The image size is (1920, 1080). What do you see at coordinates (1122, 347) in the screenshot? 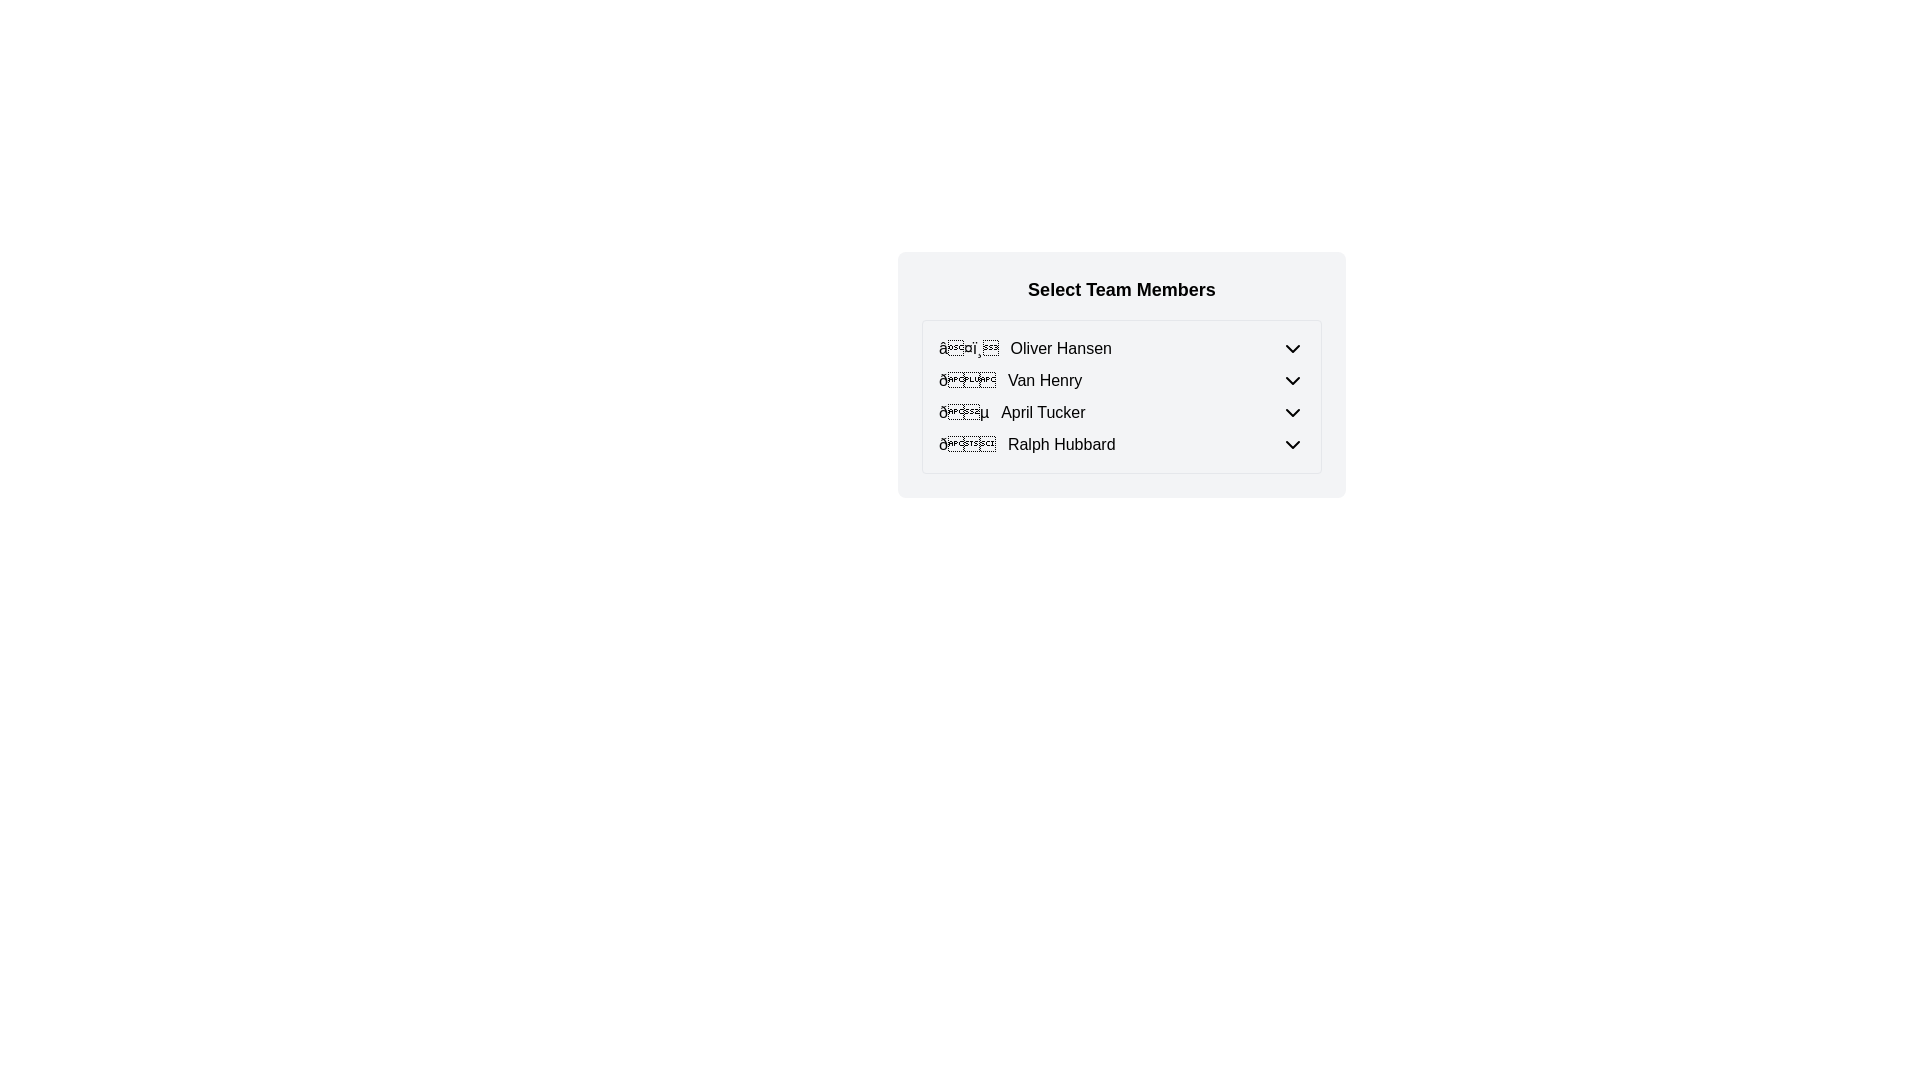
I see `to select the 'Oliver Hansen' entry in the dropdown list of team members` at bounding box center [1122, 347].